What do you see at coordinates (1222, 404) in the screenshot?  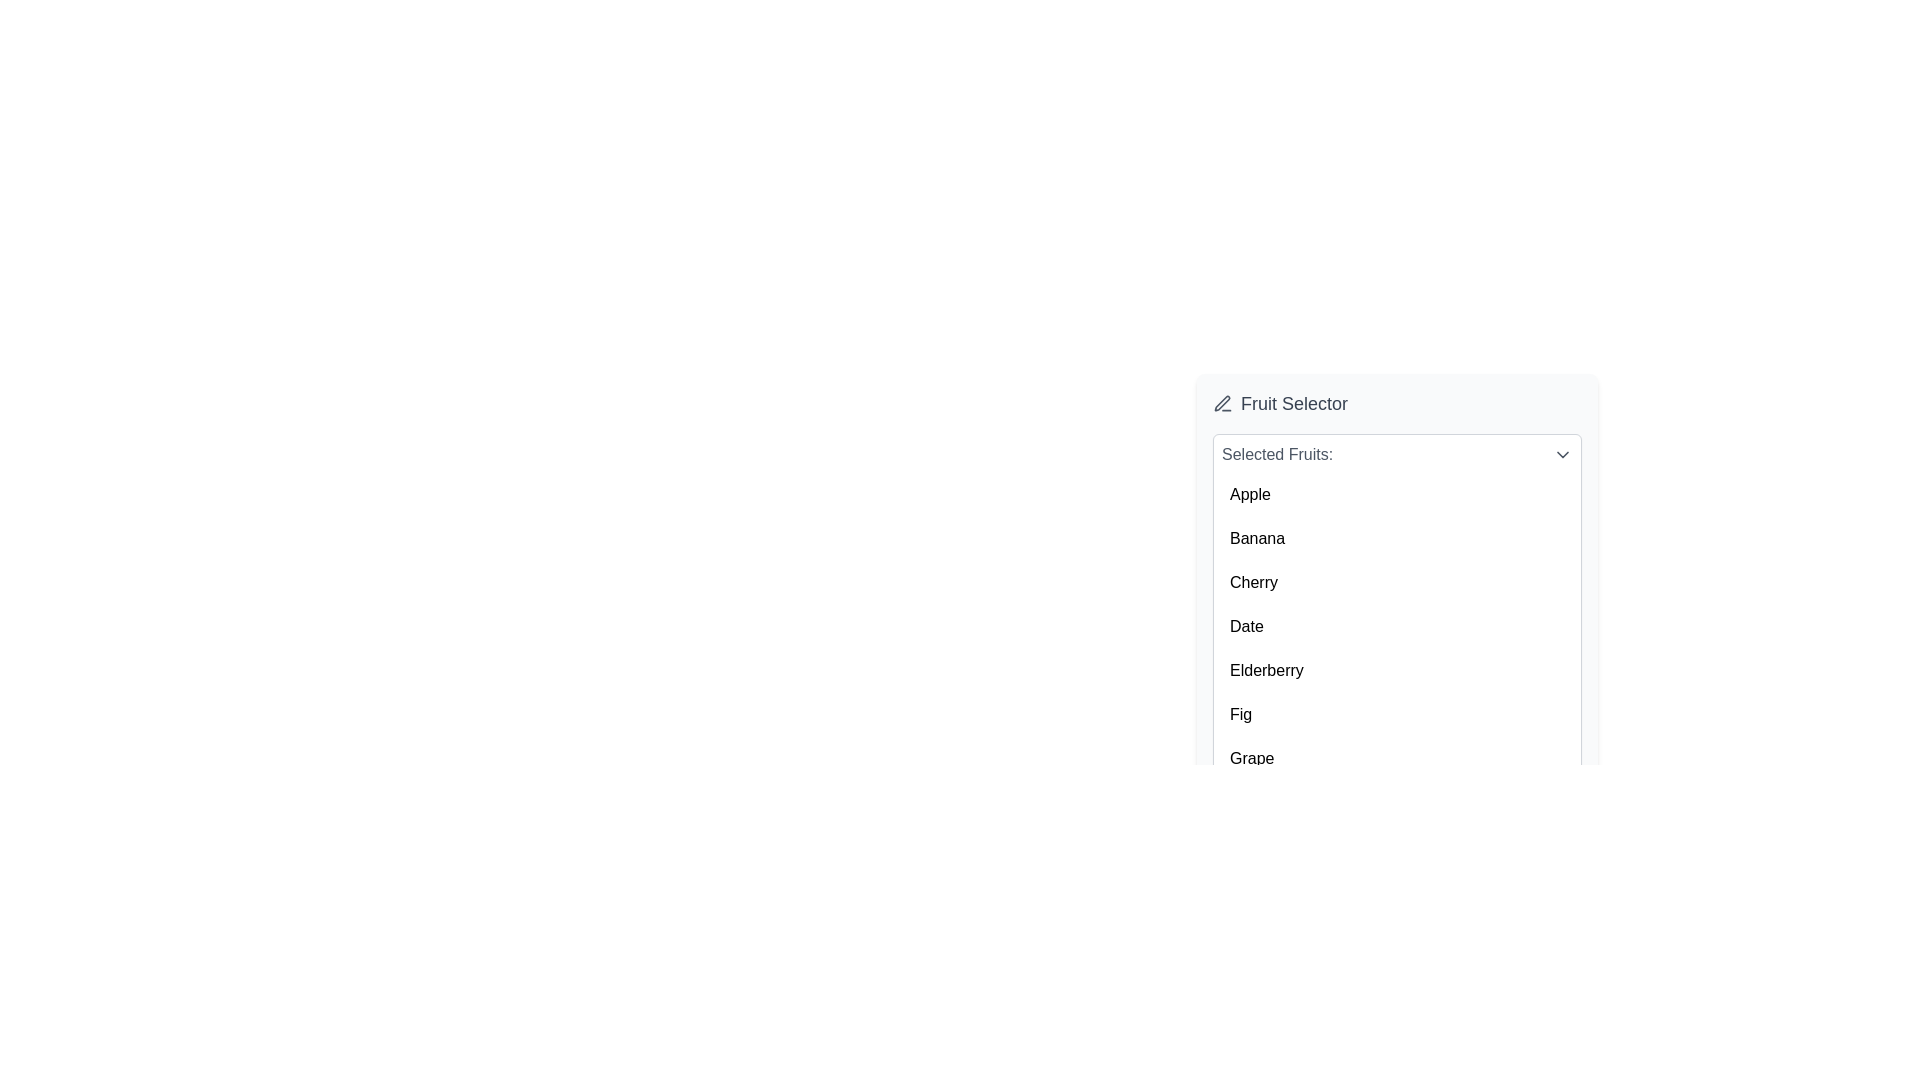 I see `the decorative icon located to the left of the text 'Fruit Selector', which indicates editing or selecting functionality` at bounding box center [1222, 404].